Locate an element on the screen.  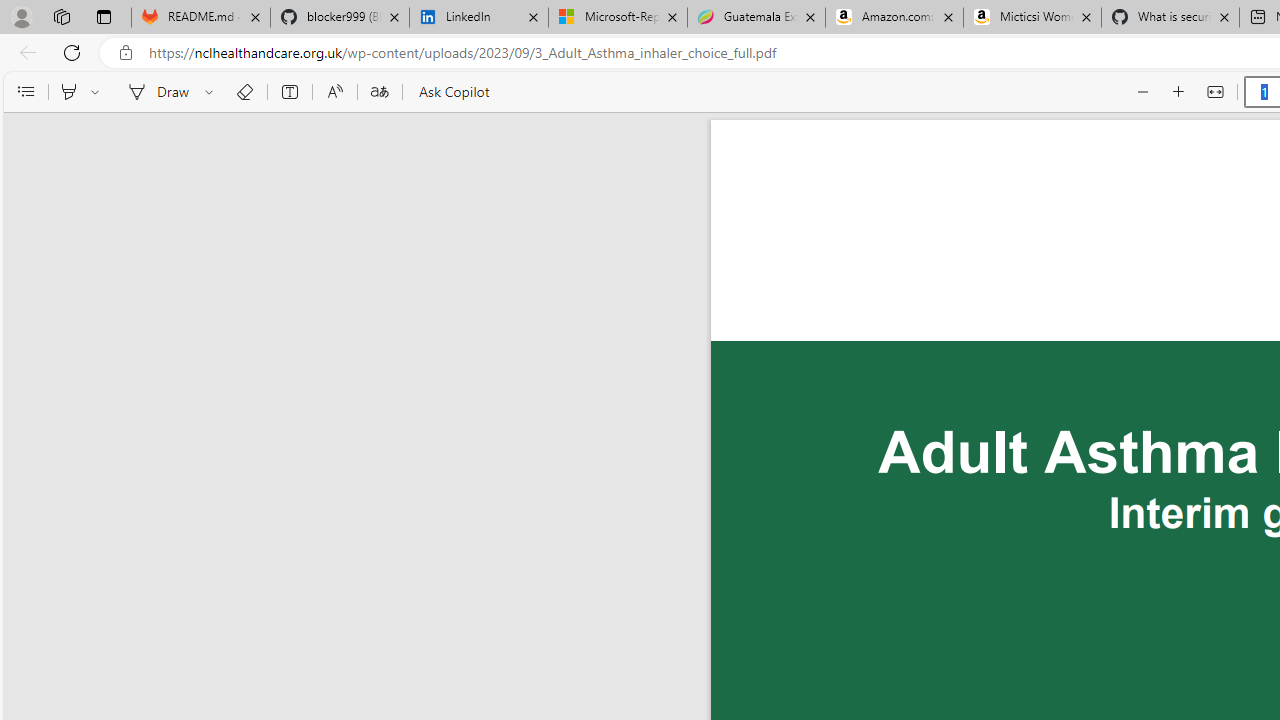
'Contents' is located at coordinates (25, 92).